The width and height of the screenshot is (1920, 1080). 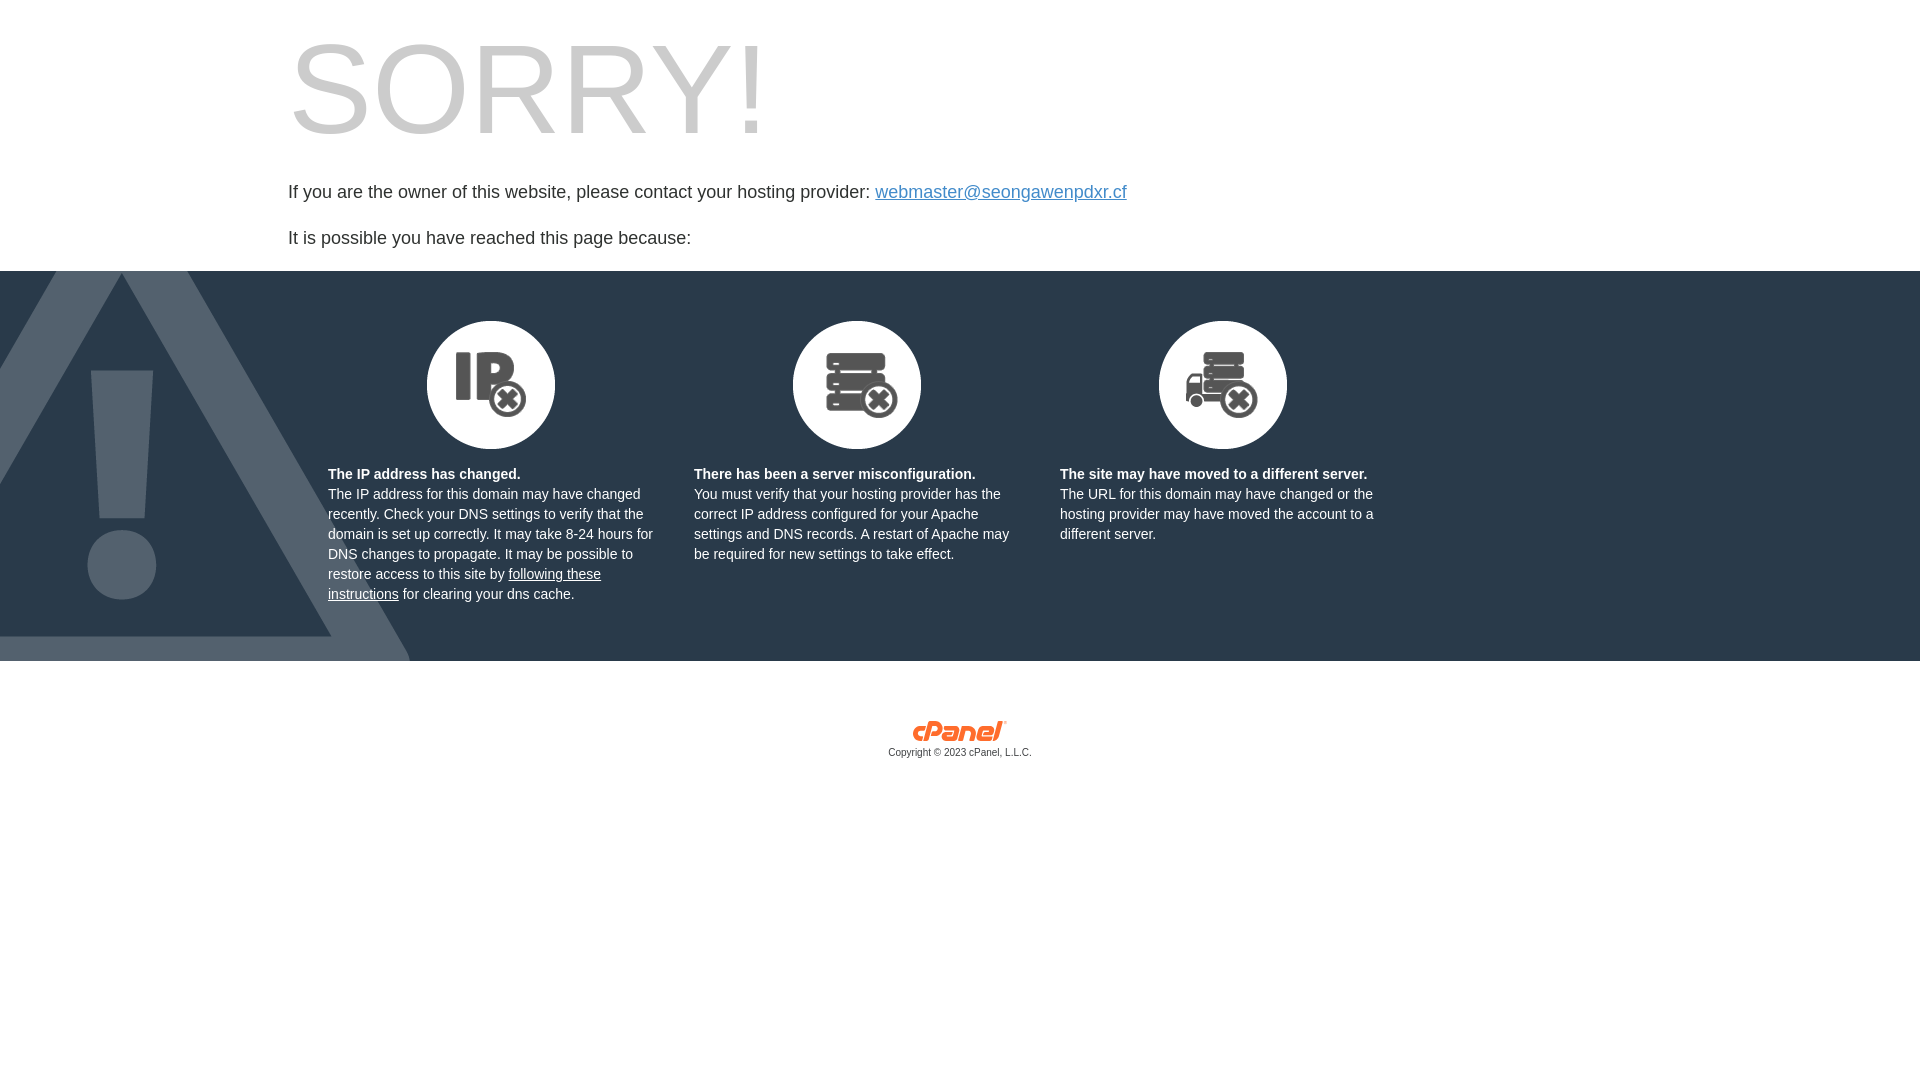 I want to click on 'webmaster@seongawenpdxr.cf', so click(x=874, y=192).